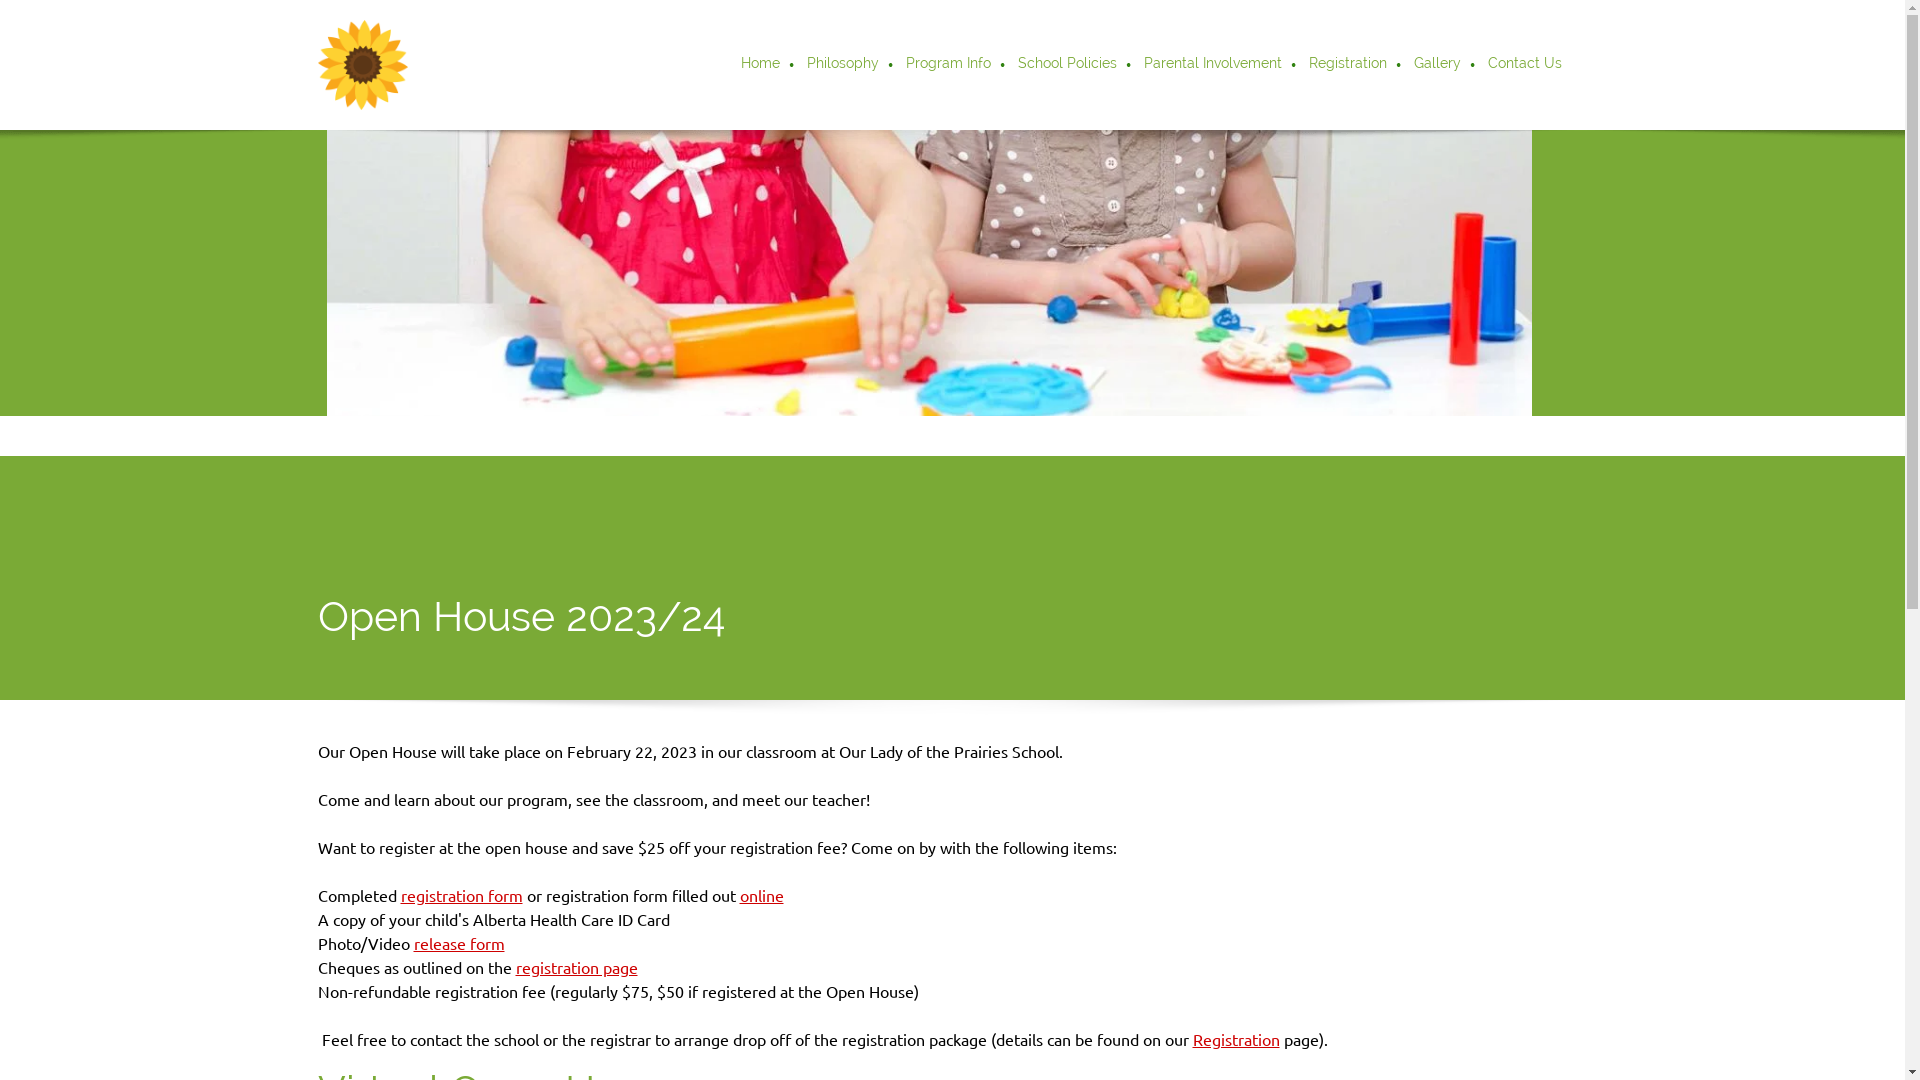  I want to click on 'Home', so click(728, 64).